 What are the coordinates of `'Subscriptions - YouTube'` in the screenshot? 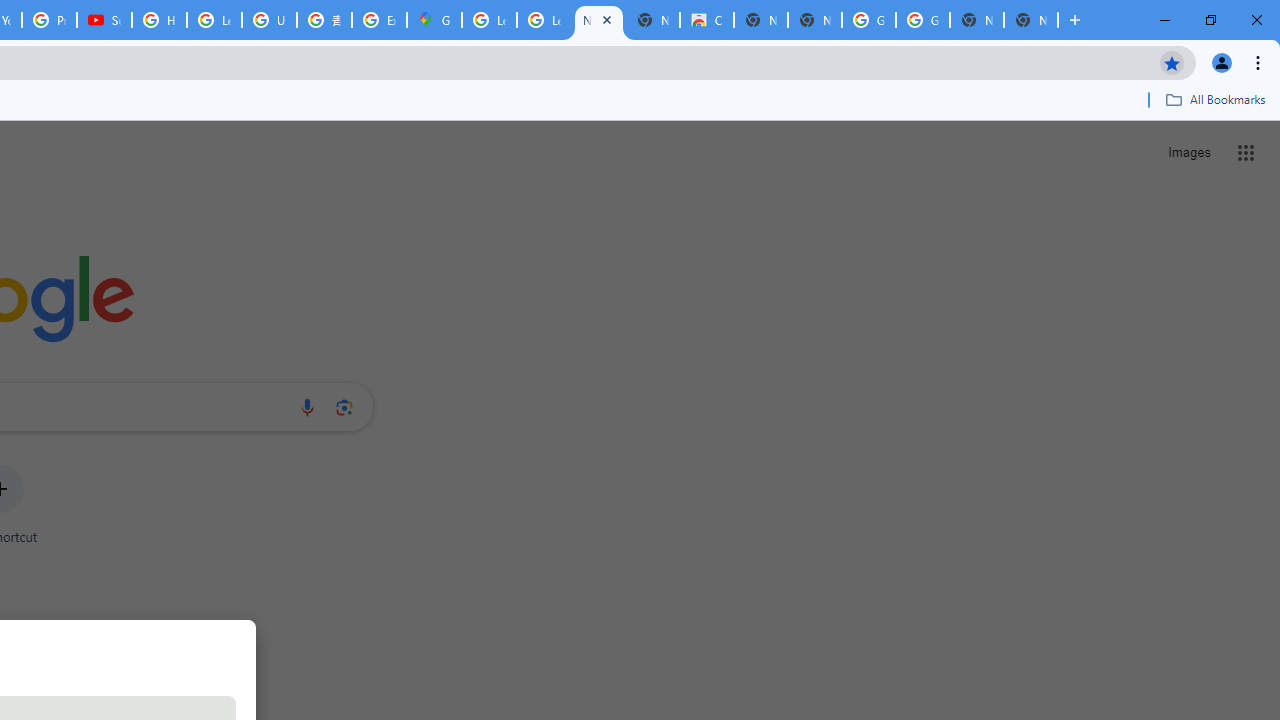 It's located at (103, 20).